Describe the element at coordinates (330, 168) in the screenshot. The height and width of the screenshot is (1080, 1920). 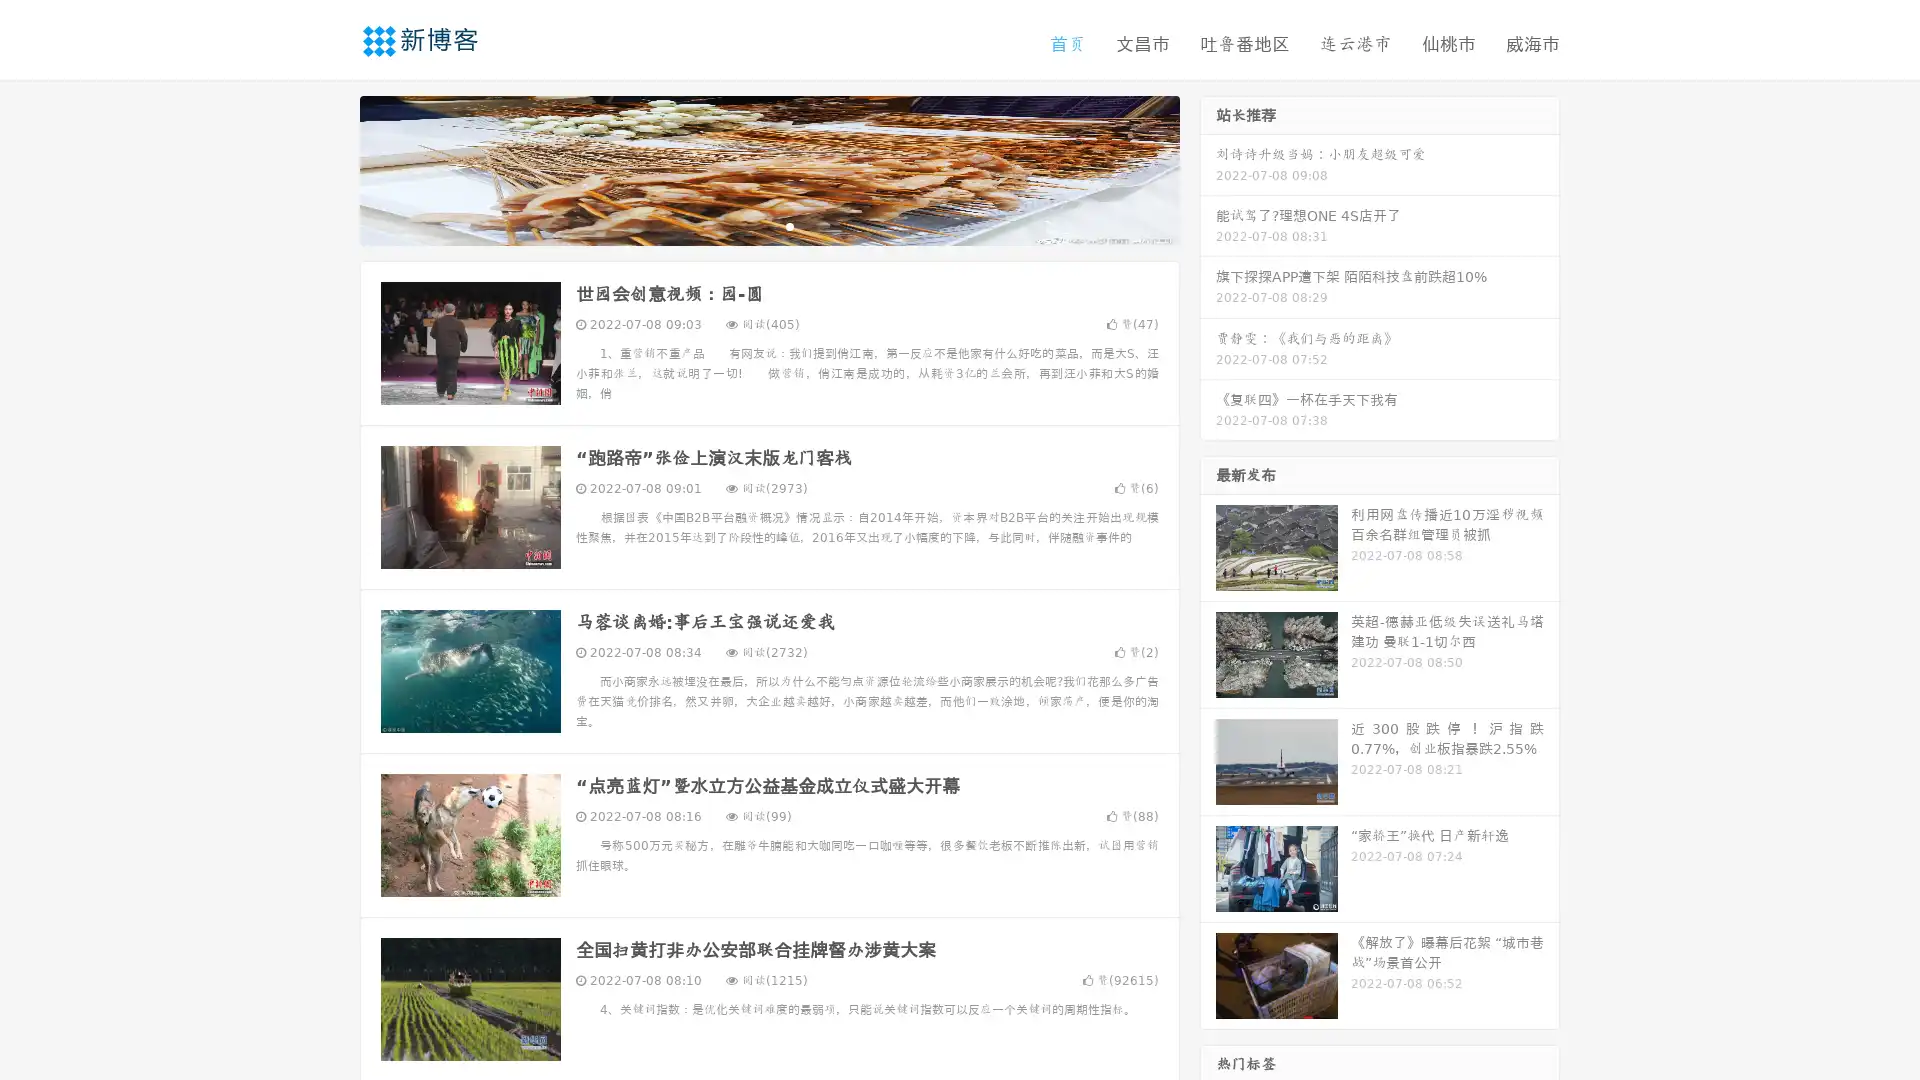
I see `Previous slide` at that location.